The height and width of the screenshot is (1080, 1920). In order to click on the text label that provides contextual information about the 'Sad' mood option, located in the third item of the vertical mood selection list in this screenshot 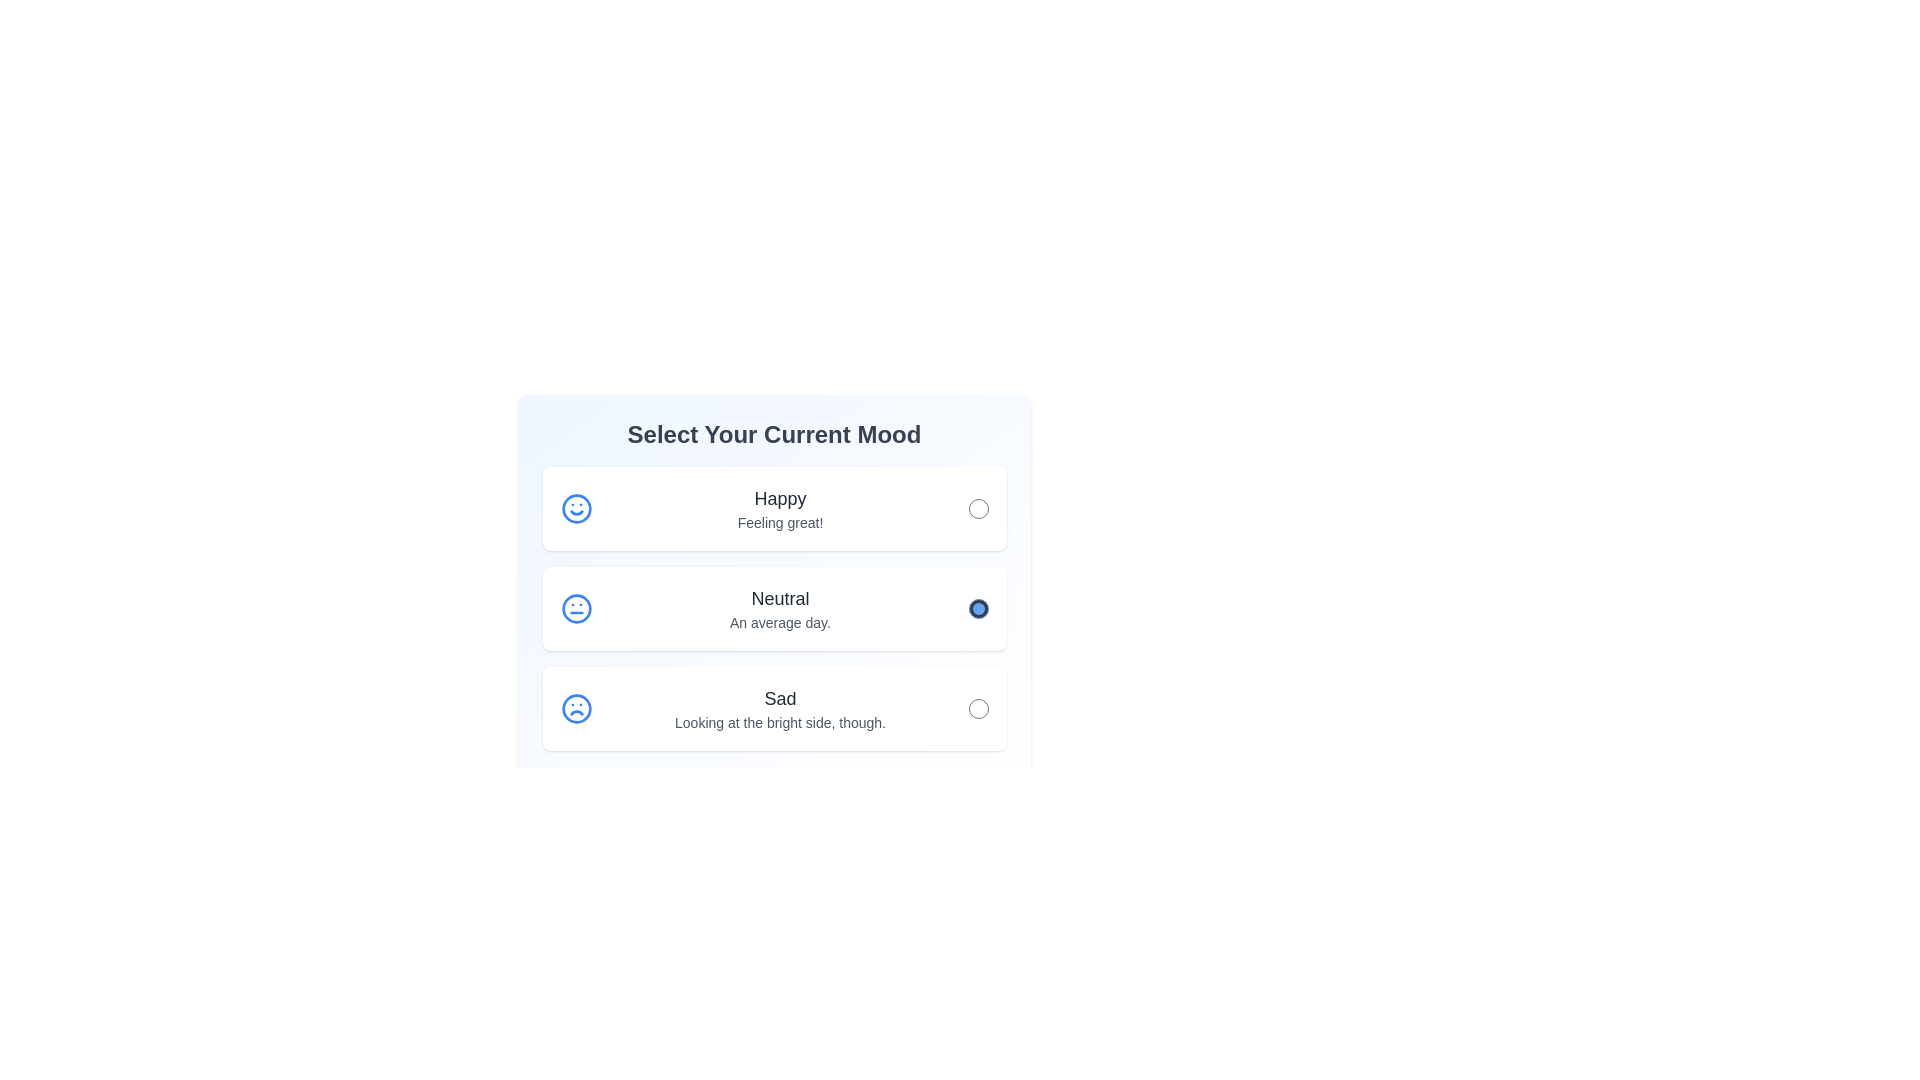, I will do `click(779, 708)`.